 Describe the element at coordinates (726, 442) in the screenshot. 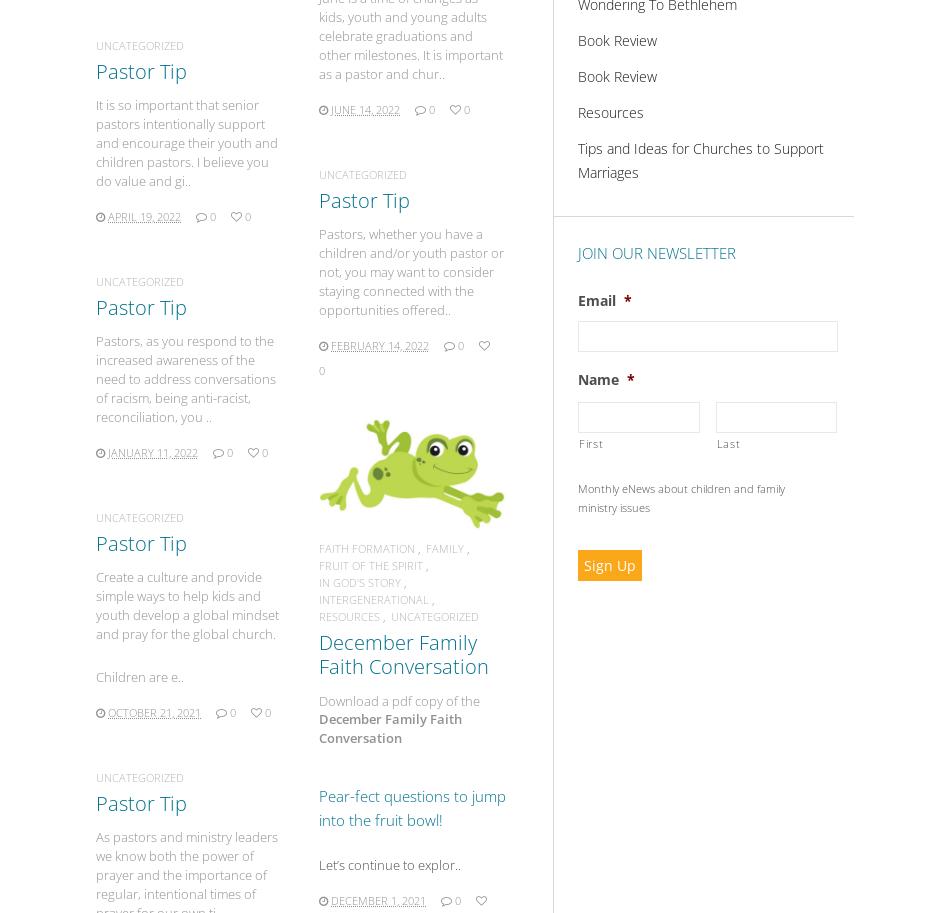

I see `'Last'` at that location.